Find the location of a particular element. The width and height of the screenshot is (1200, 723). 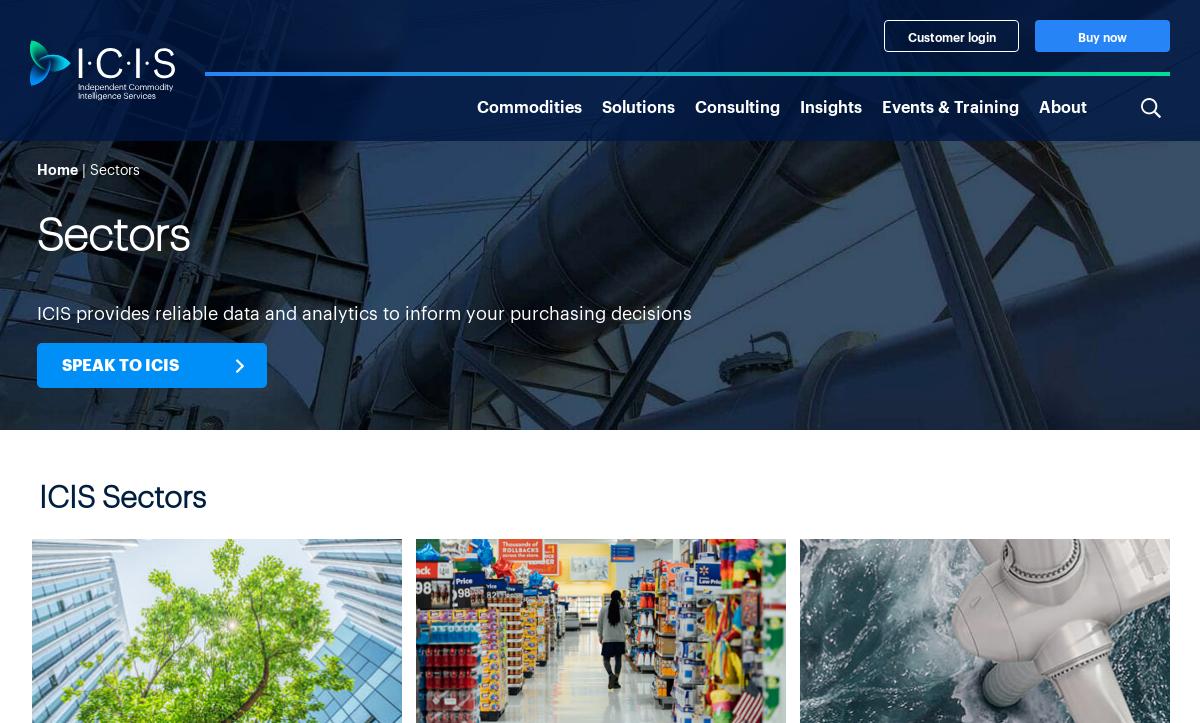

'About' is located at coordinates (1061, 103).